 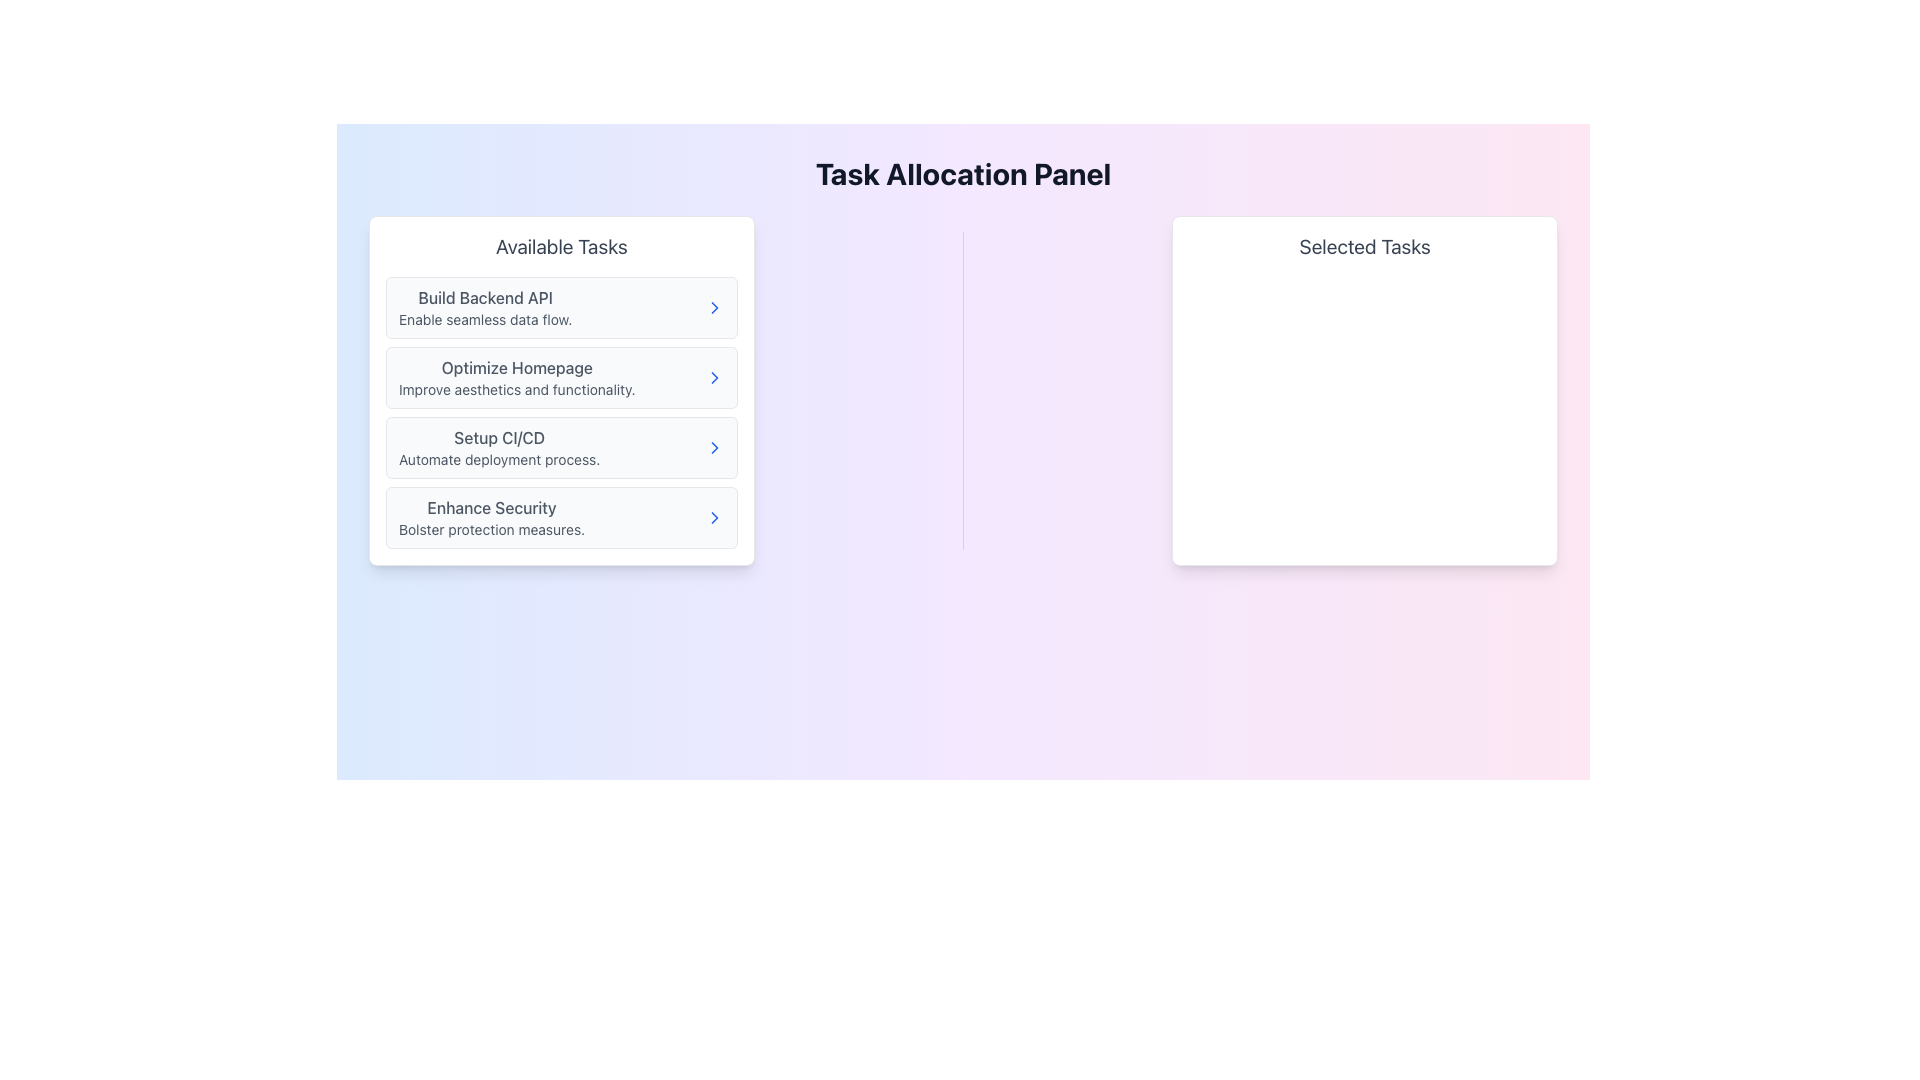 I want to click on the first header text in the 'Available Tasks' section that describes the task related to enhancing the homepage, so click(x=517, y=367).